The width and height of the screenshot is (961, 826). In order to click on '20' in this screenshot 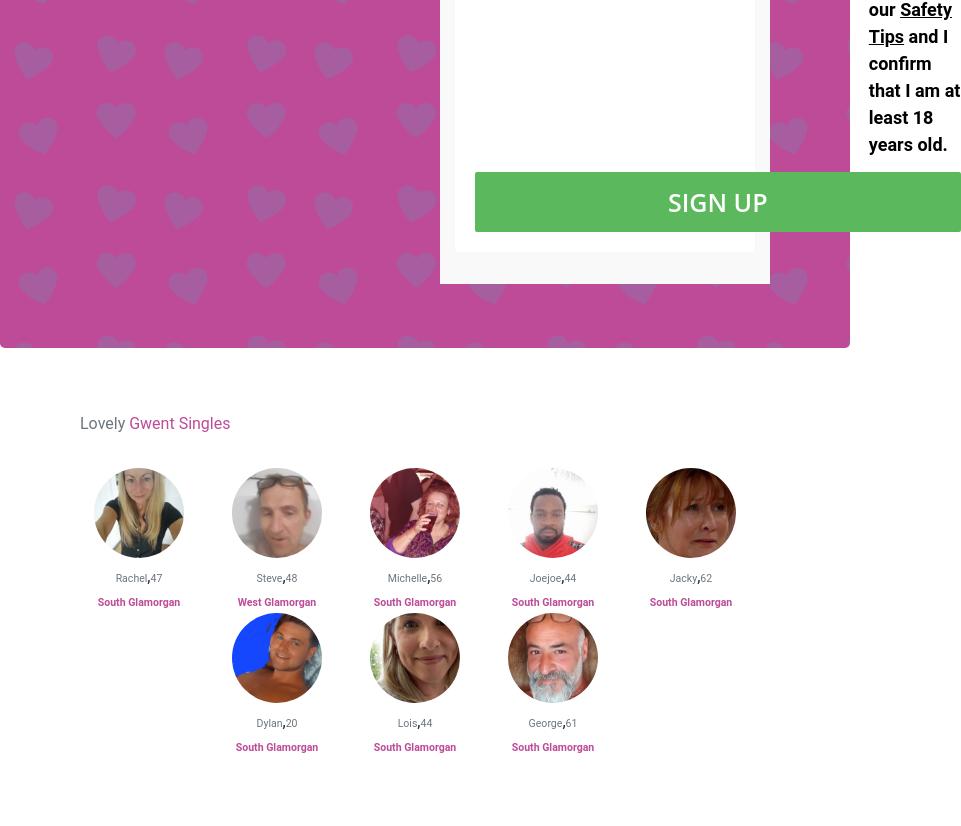, I will do `click(290, 723)`.